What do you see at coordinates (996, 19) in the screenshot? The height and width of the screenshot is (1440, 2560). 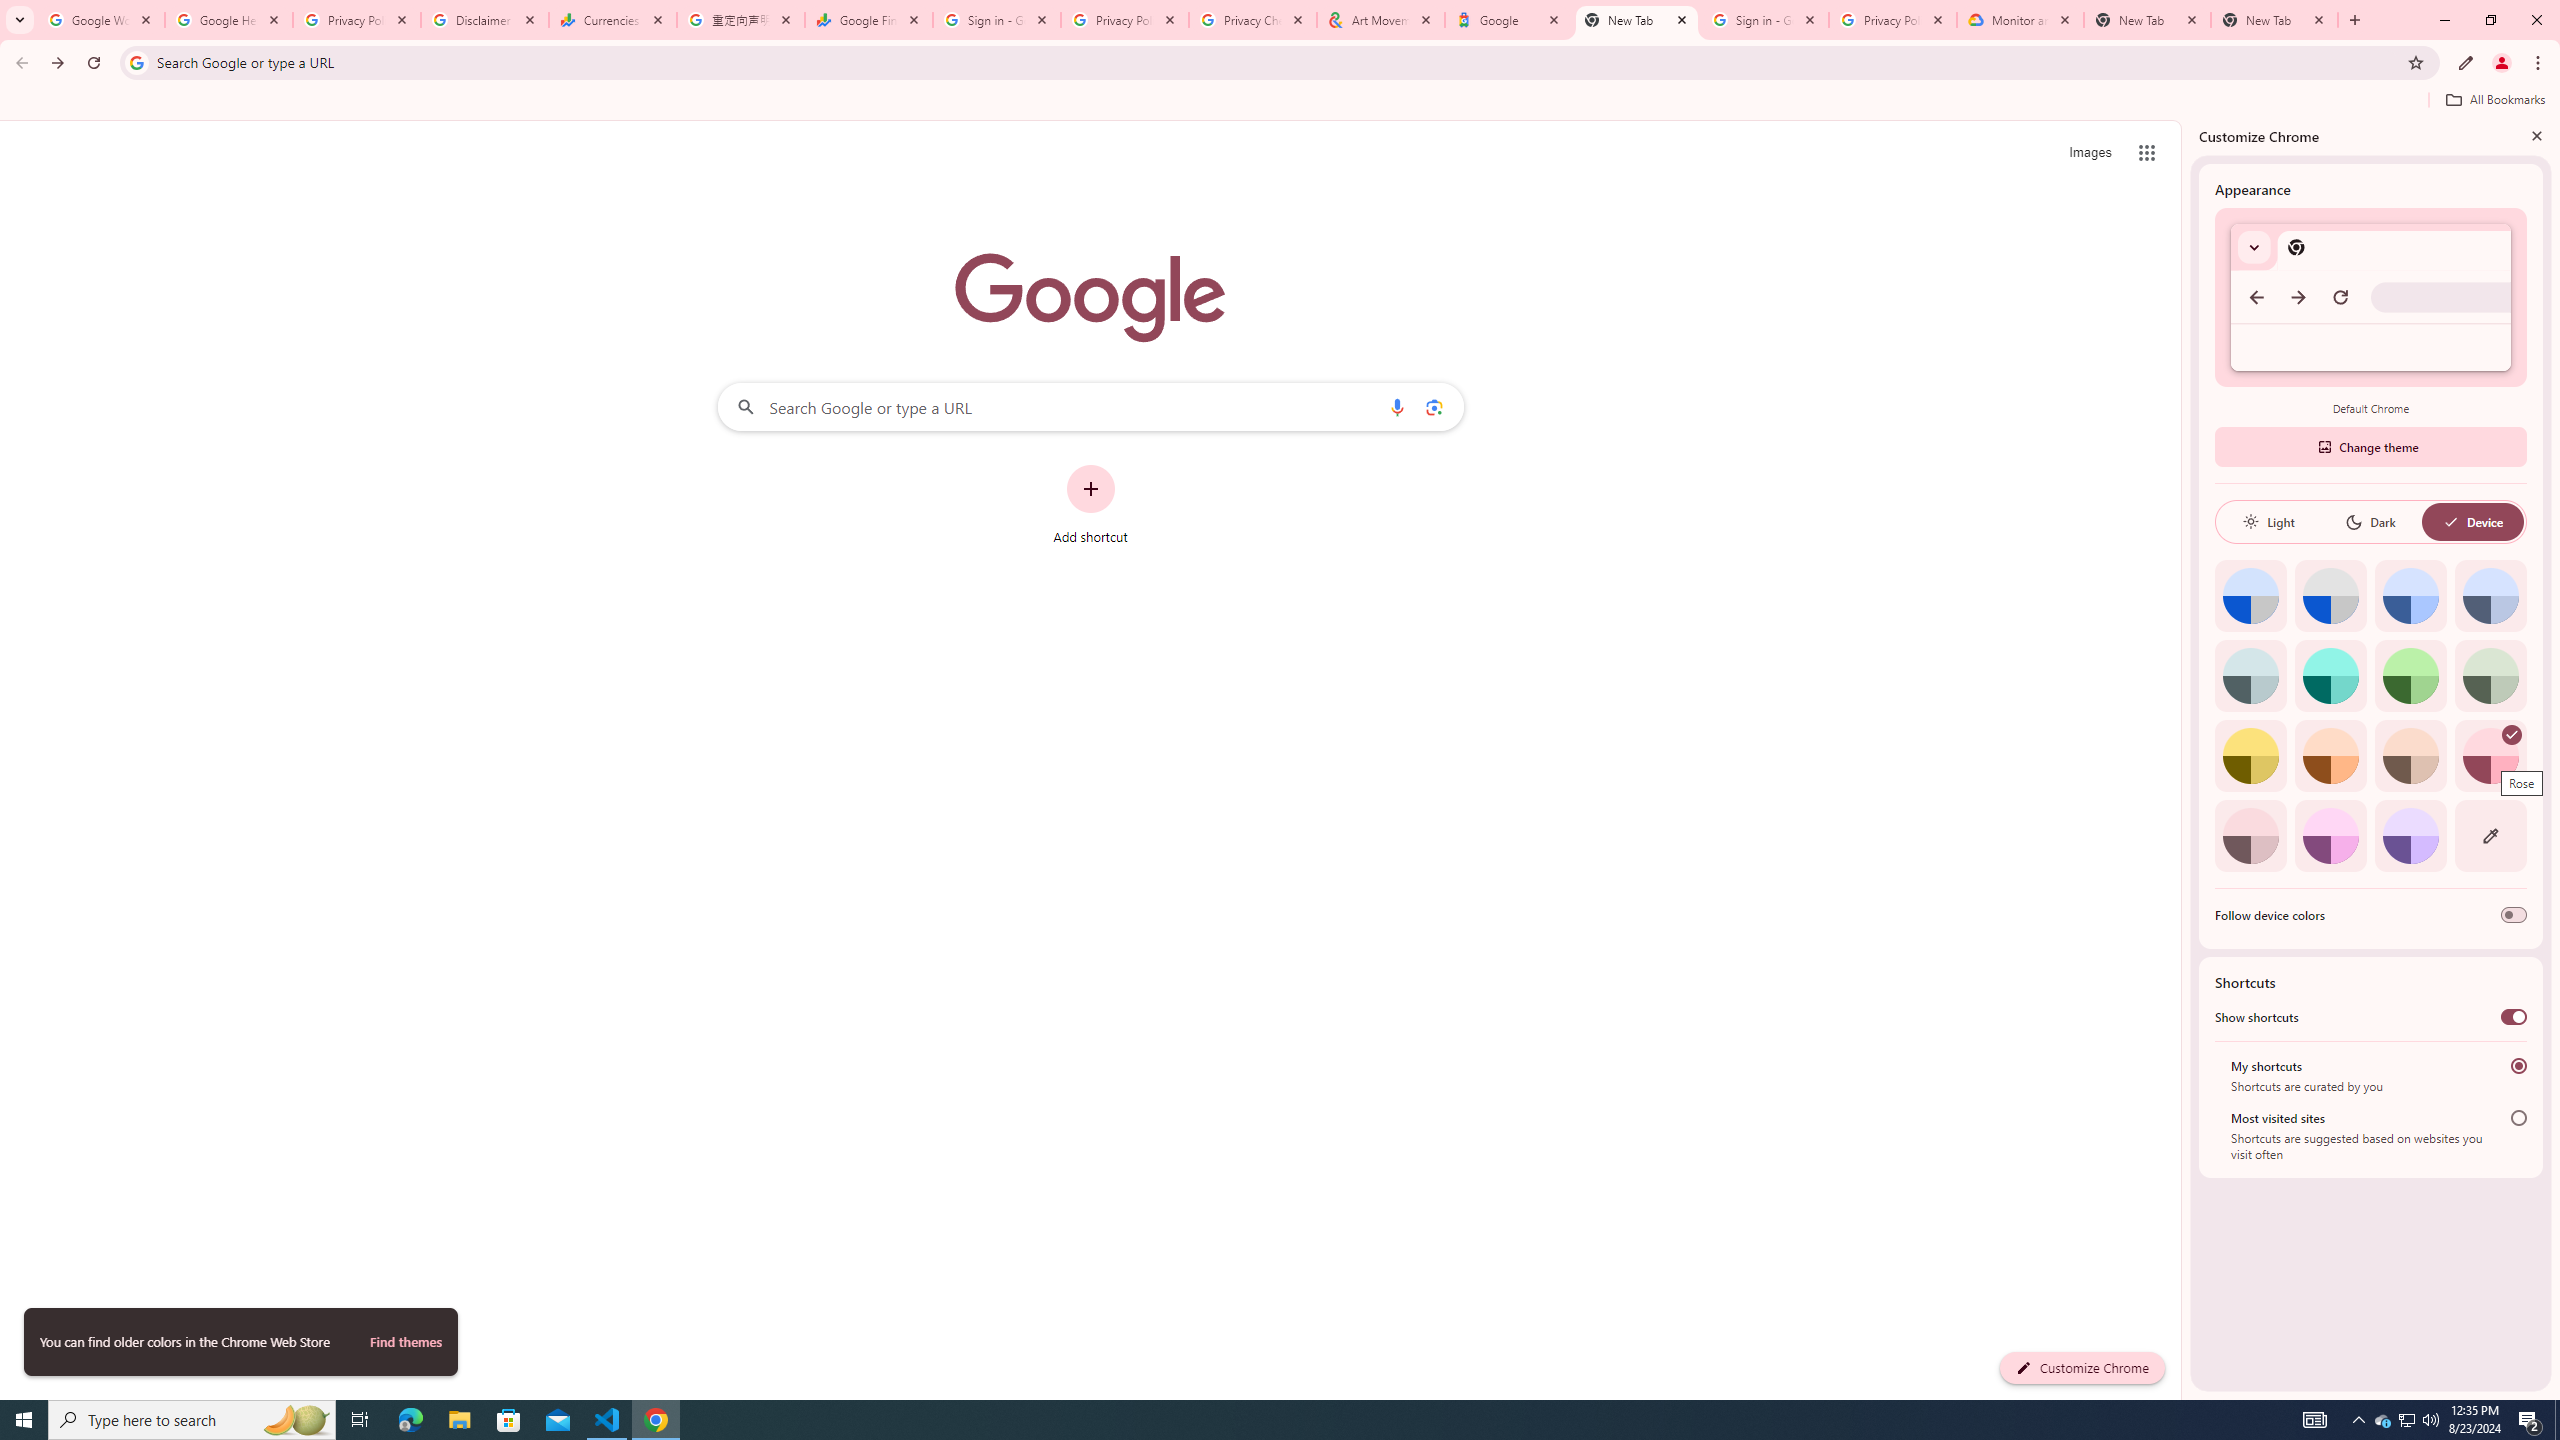 I see `'Sign in - Google Accounts'` at bounding box center [996, 19].